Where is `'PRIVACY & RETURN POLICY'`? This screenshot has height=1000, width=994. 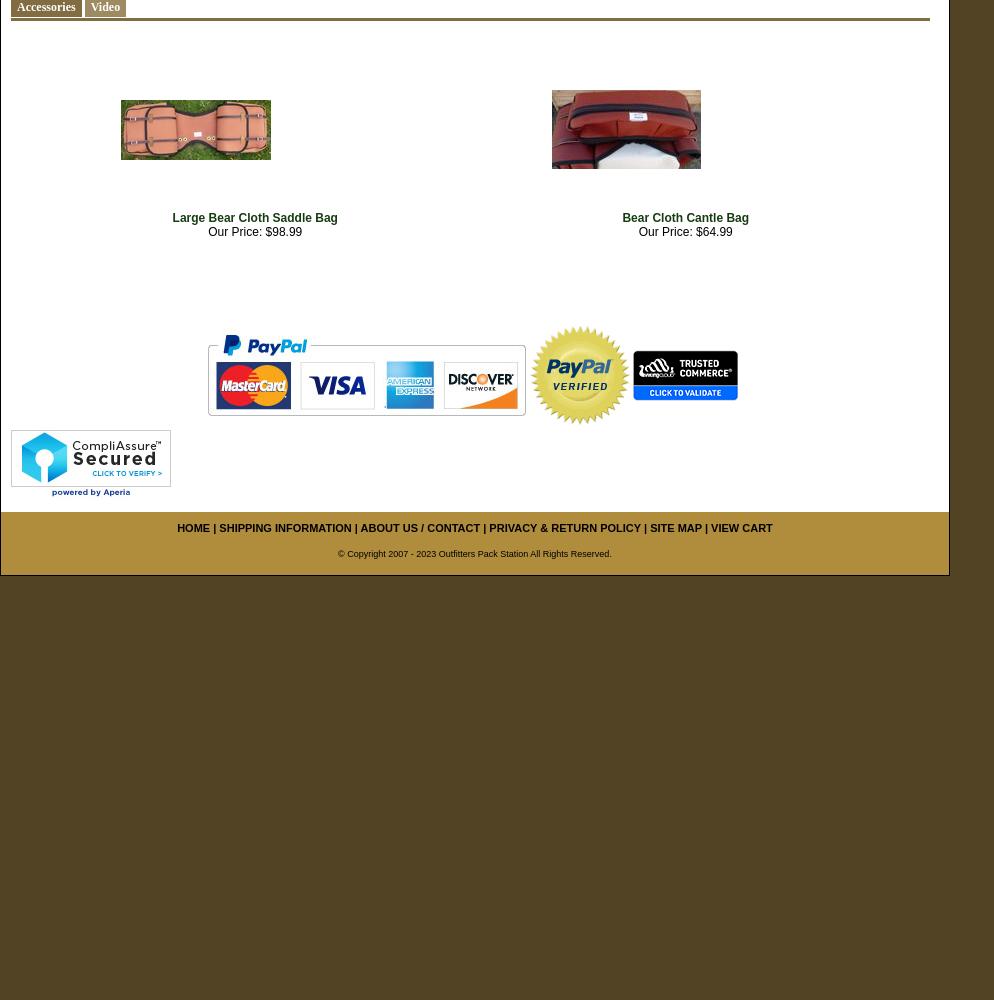
'PRIVACY & RETURN POLICY' is located at coordinates (488, 528).